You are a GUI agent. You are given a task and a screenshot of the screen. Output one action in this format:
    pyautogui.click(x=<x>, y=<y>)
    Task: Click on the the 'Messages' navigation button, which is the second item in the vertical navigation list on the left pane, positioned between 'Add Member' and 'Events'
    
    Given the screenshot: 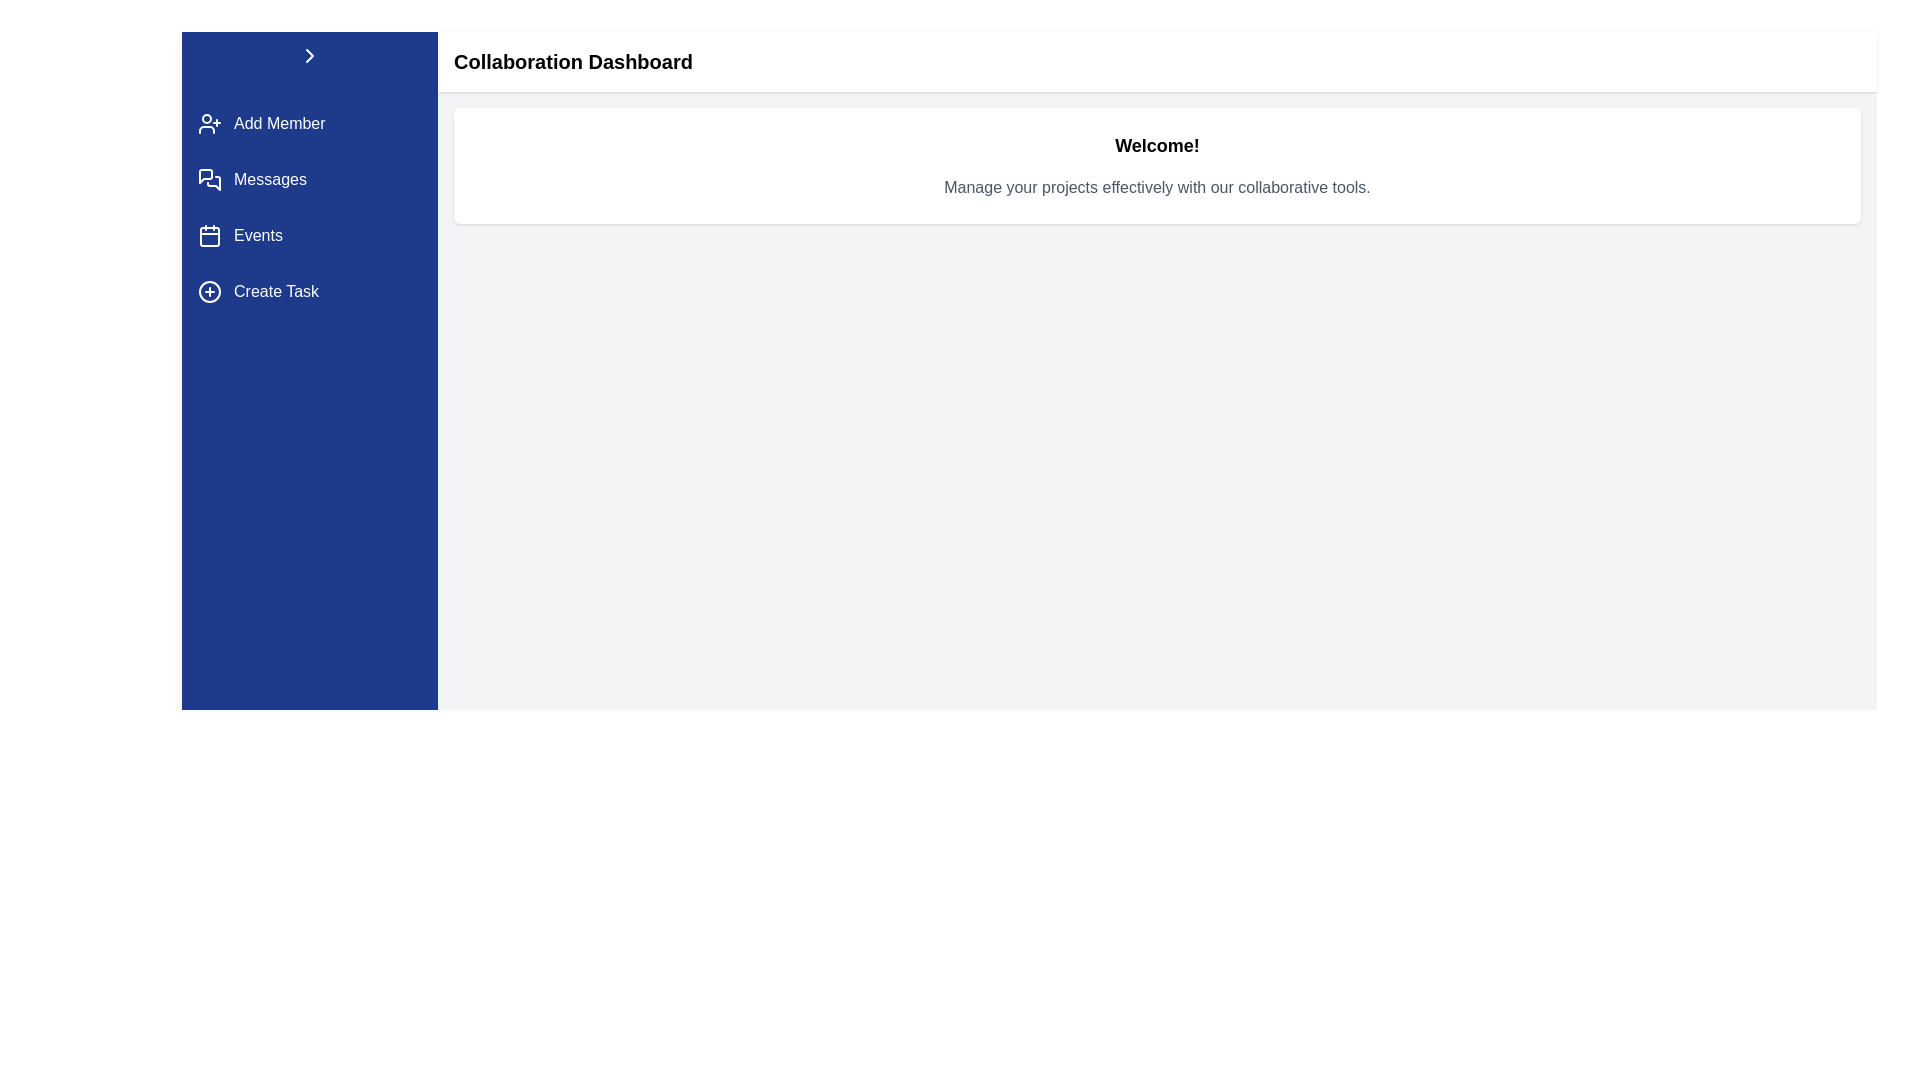 What is the action you would take?
    pyautogui.click(x=309, y=180)
    